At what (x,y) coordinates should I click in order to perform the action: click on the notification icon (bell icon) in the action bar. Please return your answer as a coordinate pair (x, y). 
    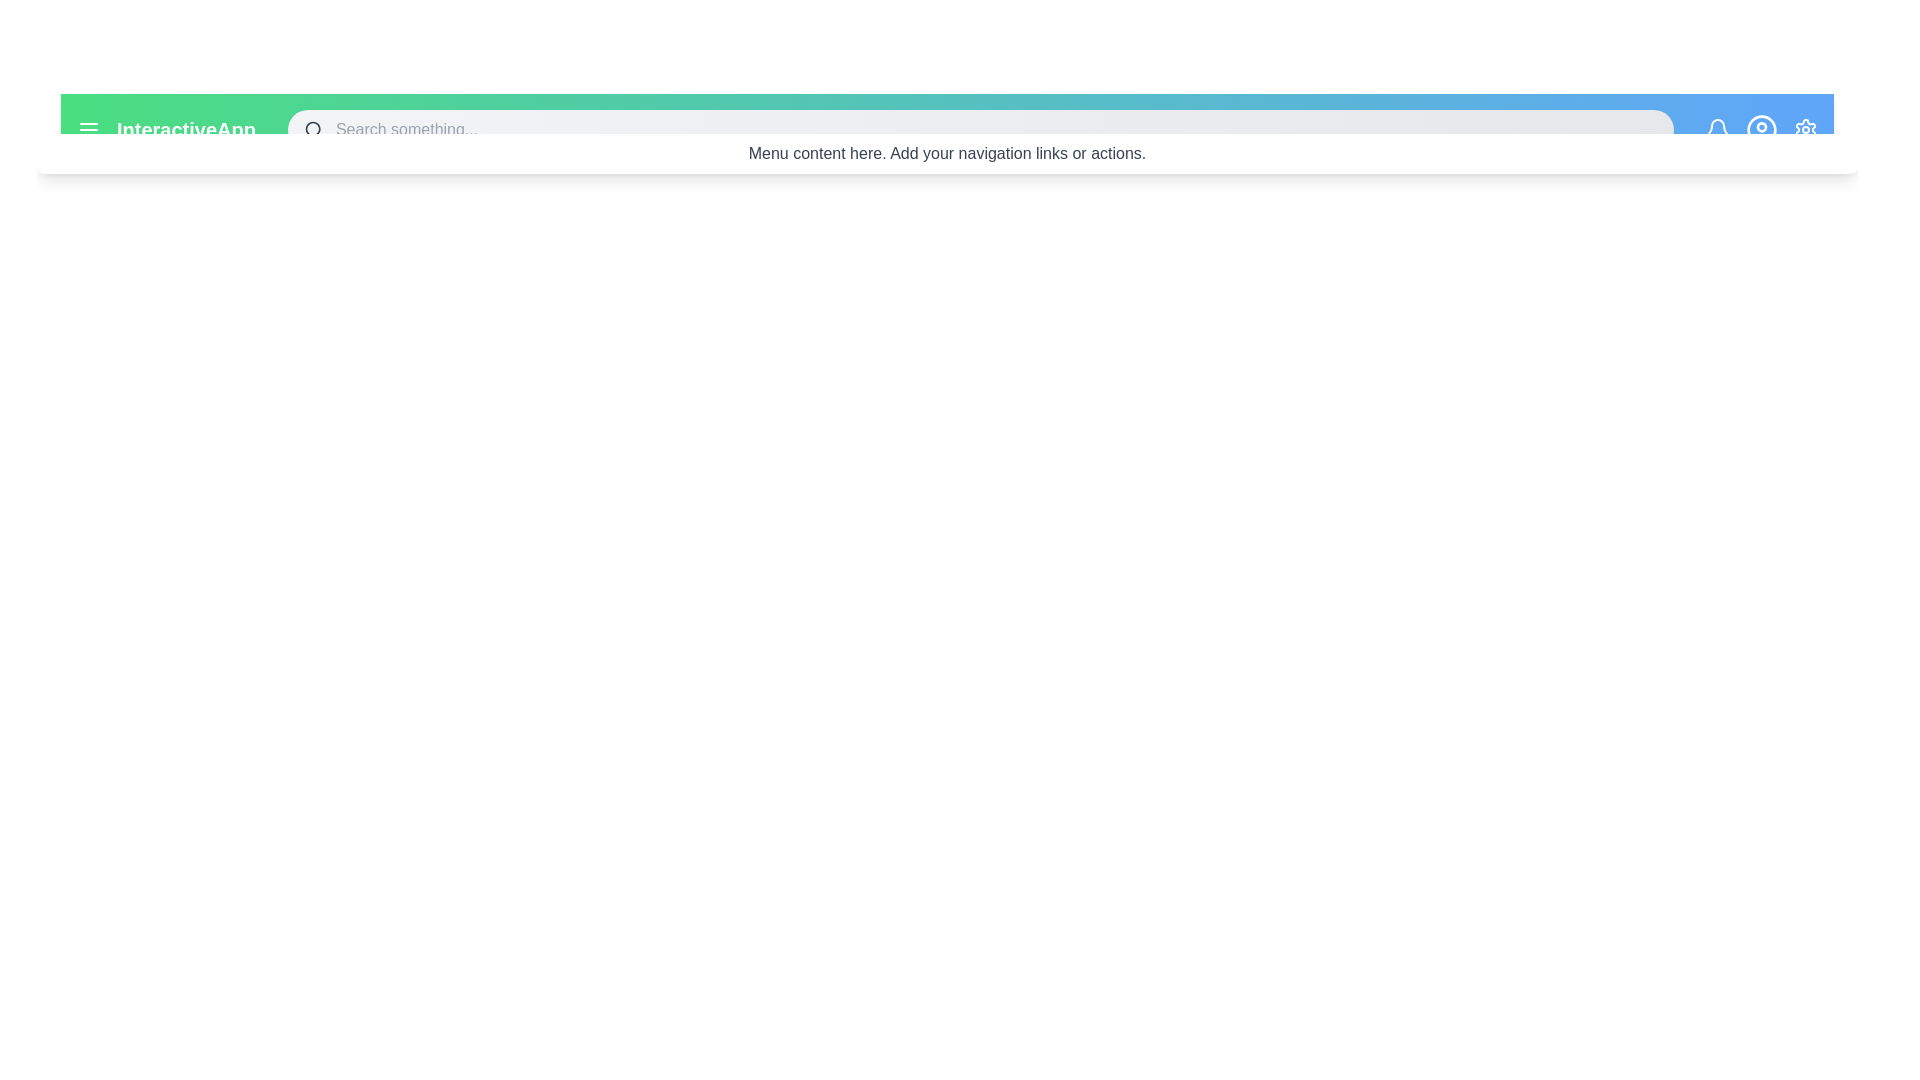
    Looking at the image, I should click on (1717, 130).